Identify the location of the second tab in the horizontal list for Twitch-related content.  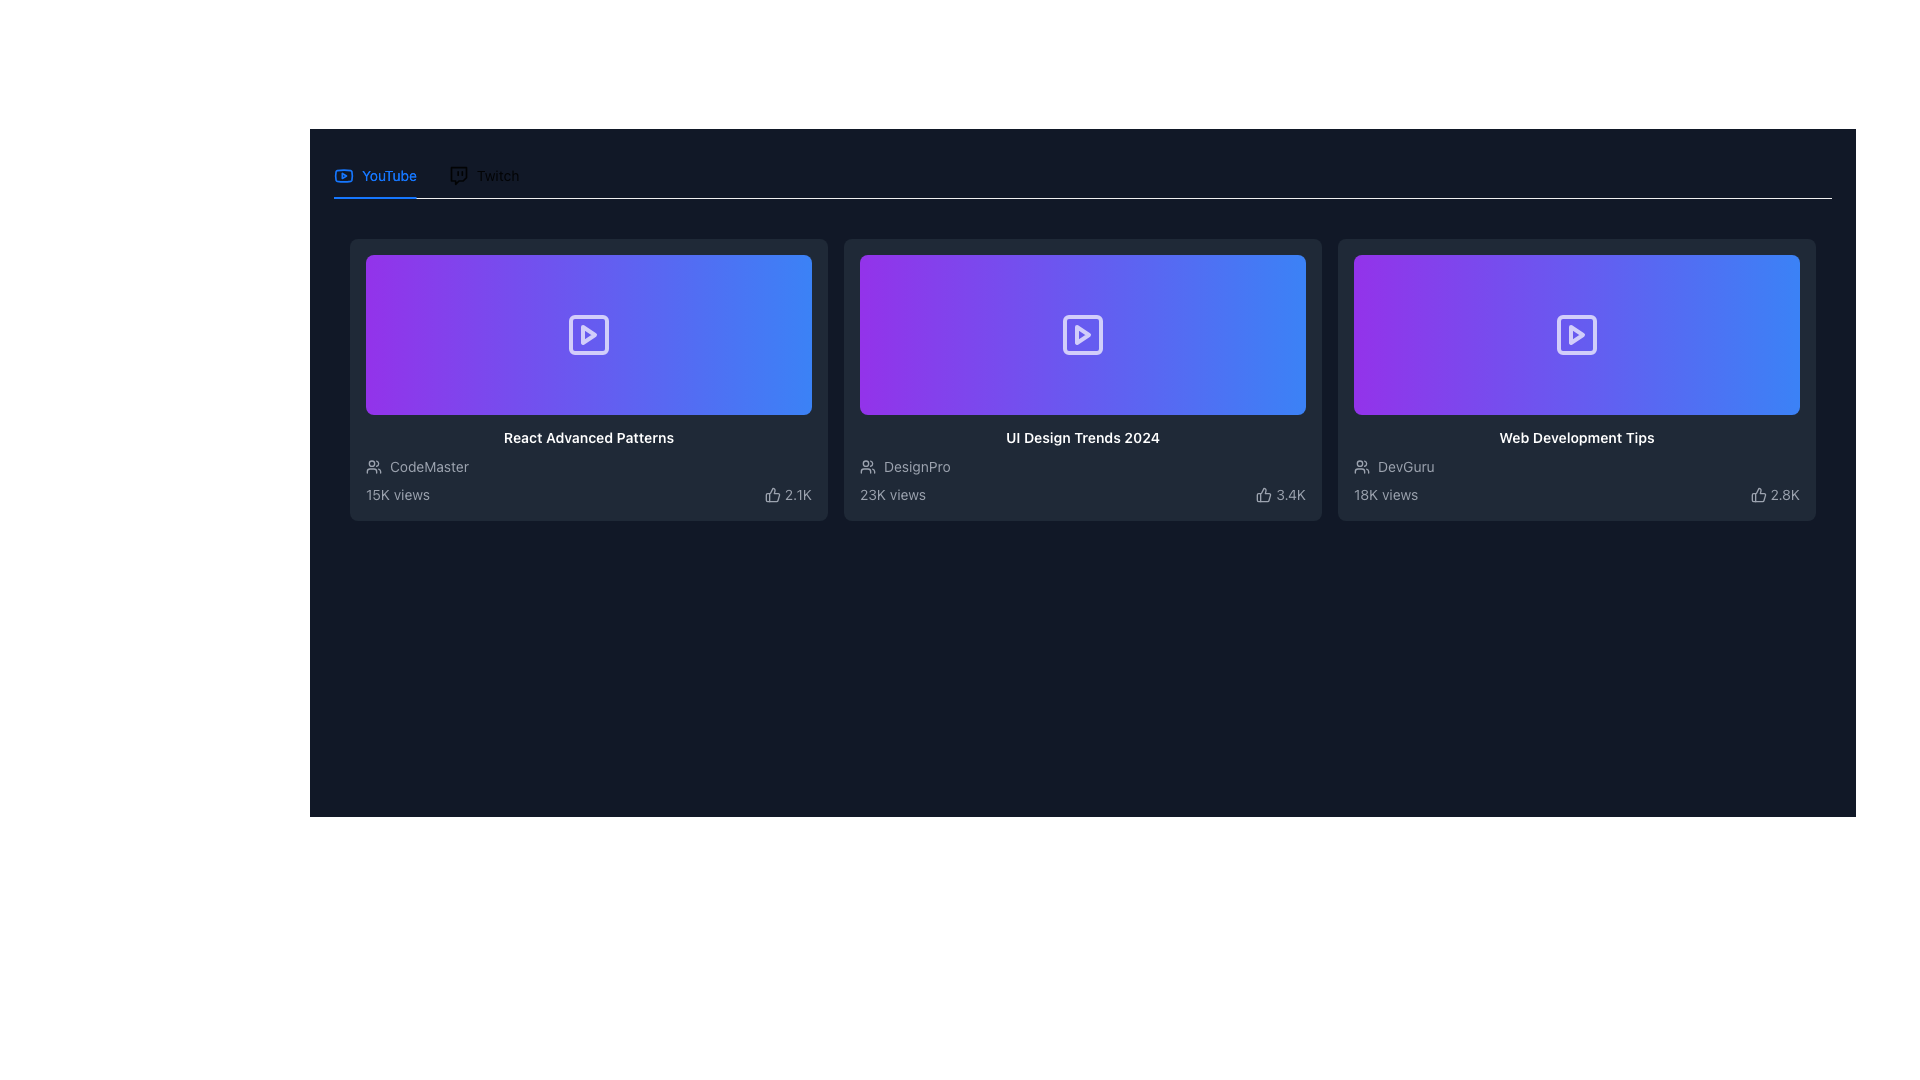
(484, 175).